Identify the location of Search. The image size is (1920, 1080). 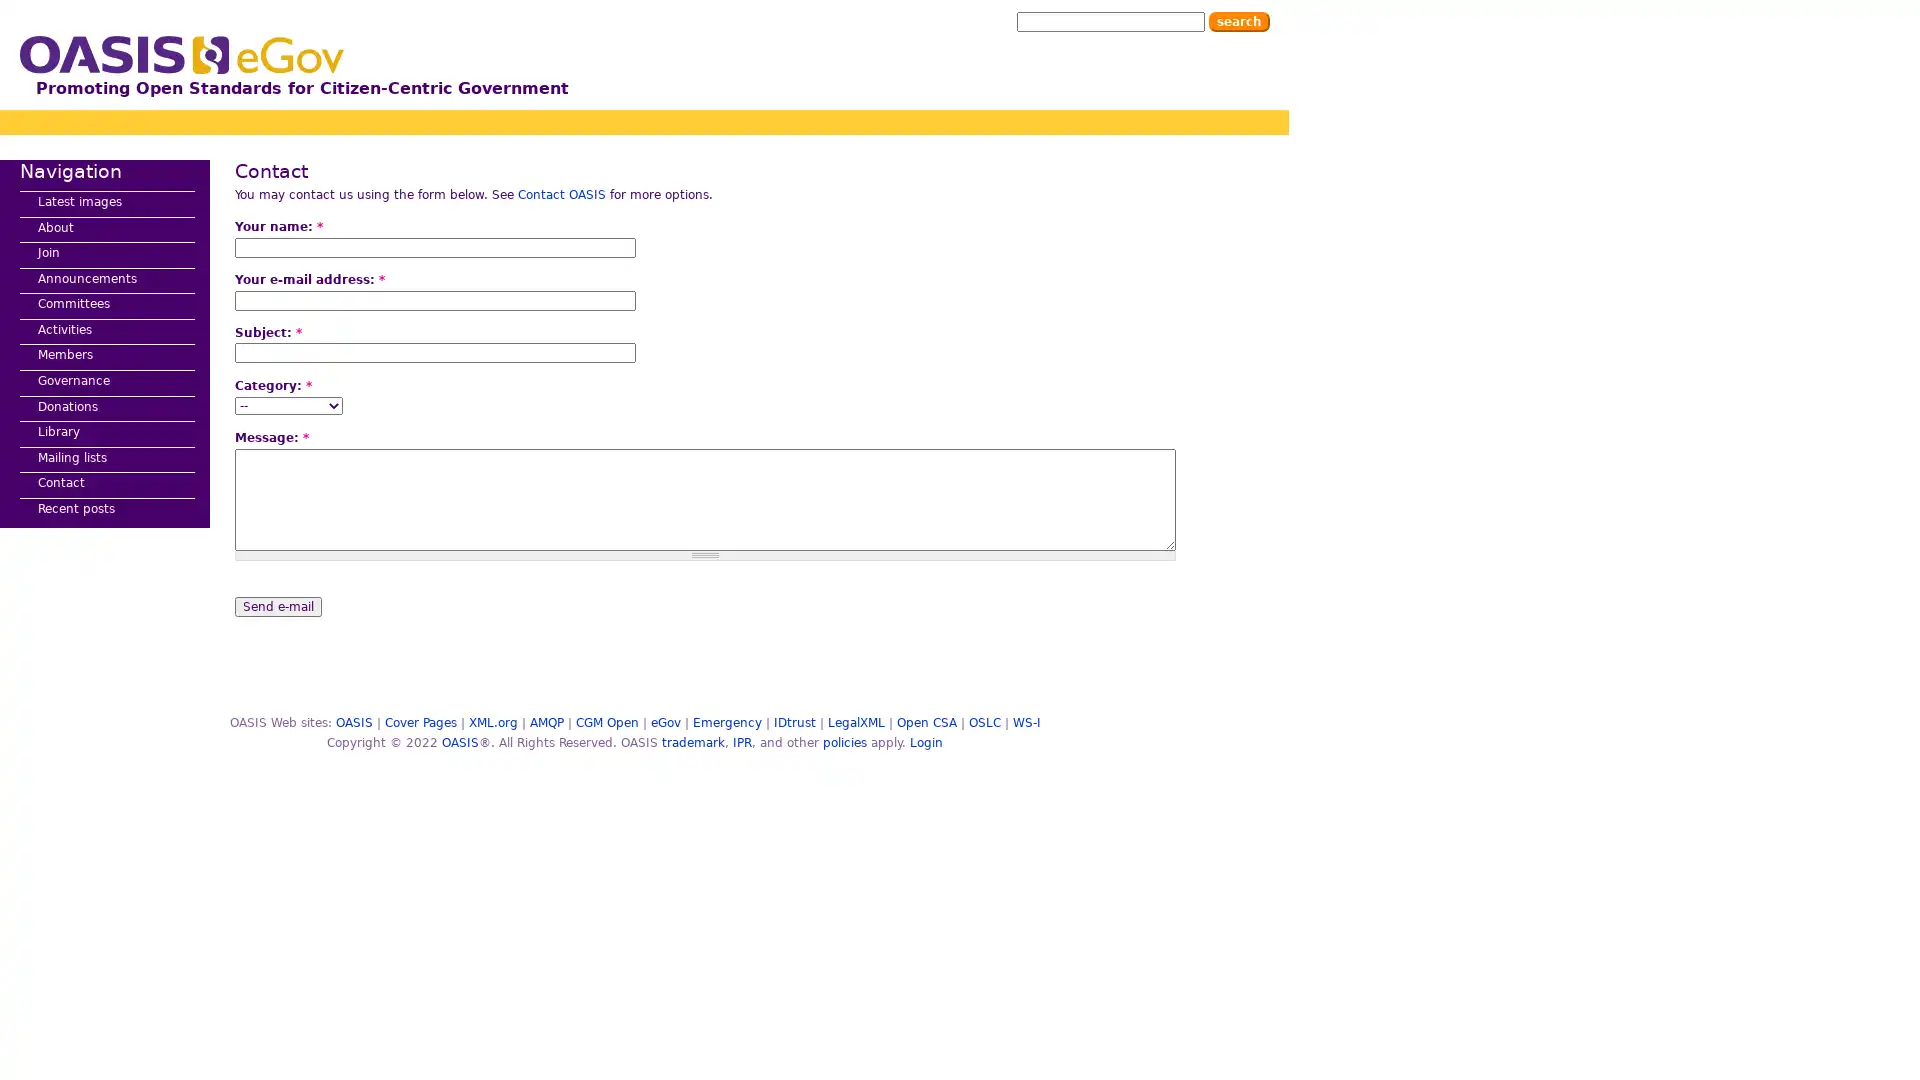
(1238, 22).